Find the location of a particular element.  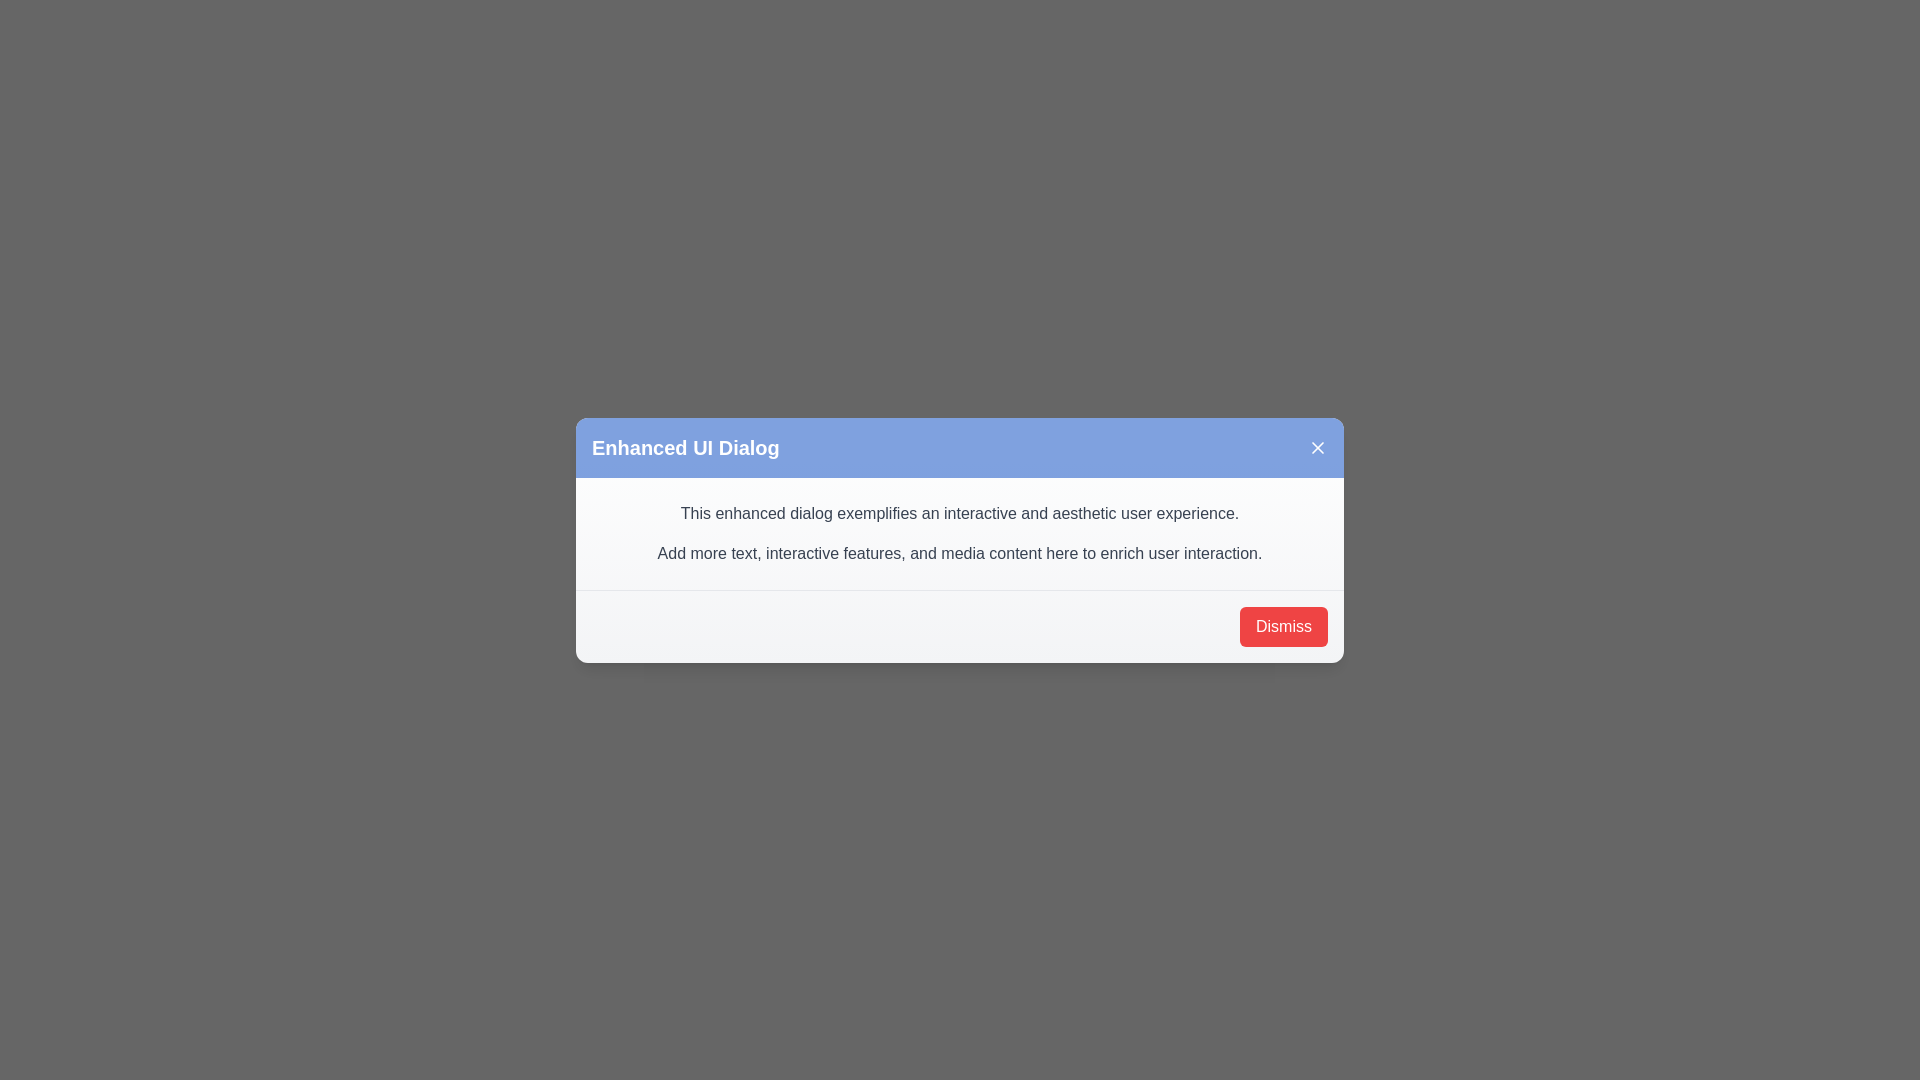

the 'X' button in the header to close the dialog is located at coordinates (1318, 446).